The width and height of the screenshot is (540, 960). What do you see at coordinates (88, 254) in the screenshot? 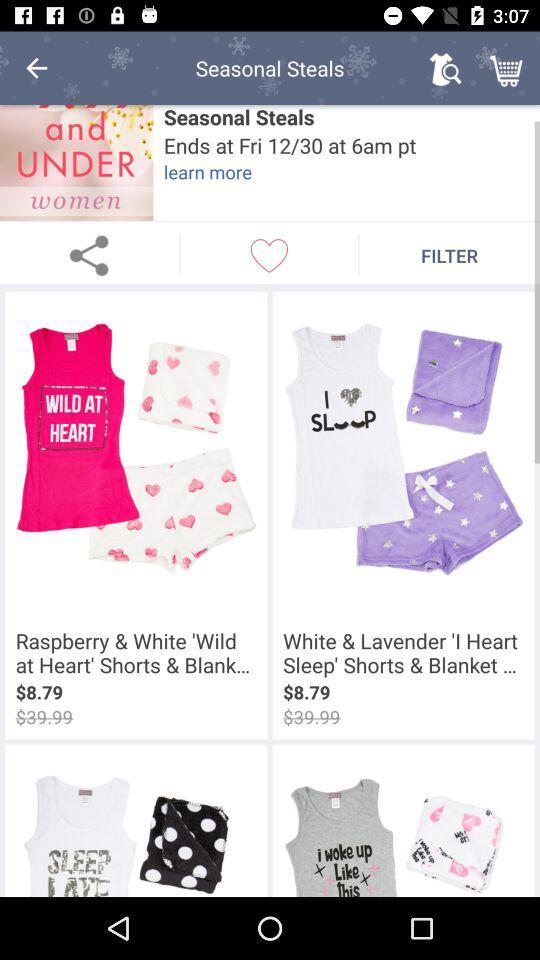
I see `share page` at bounding box center [88, 254].